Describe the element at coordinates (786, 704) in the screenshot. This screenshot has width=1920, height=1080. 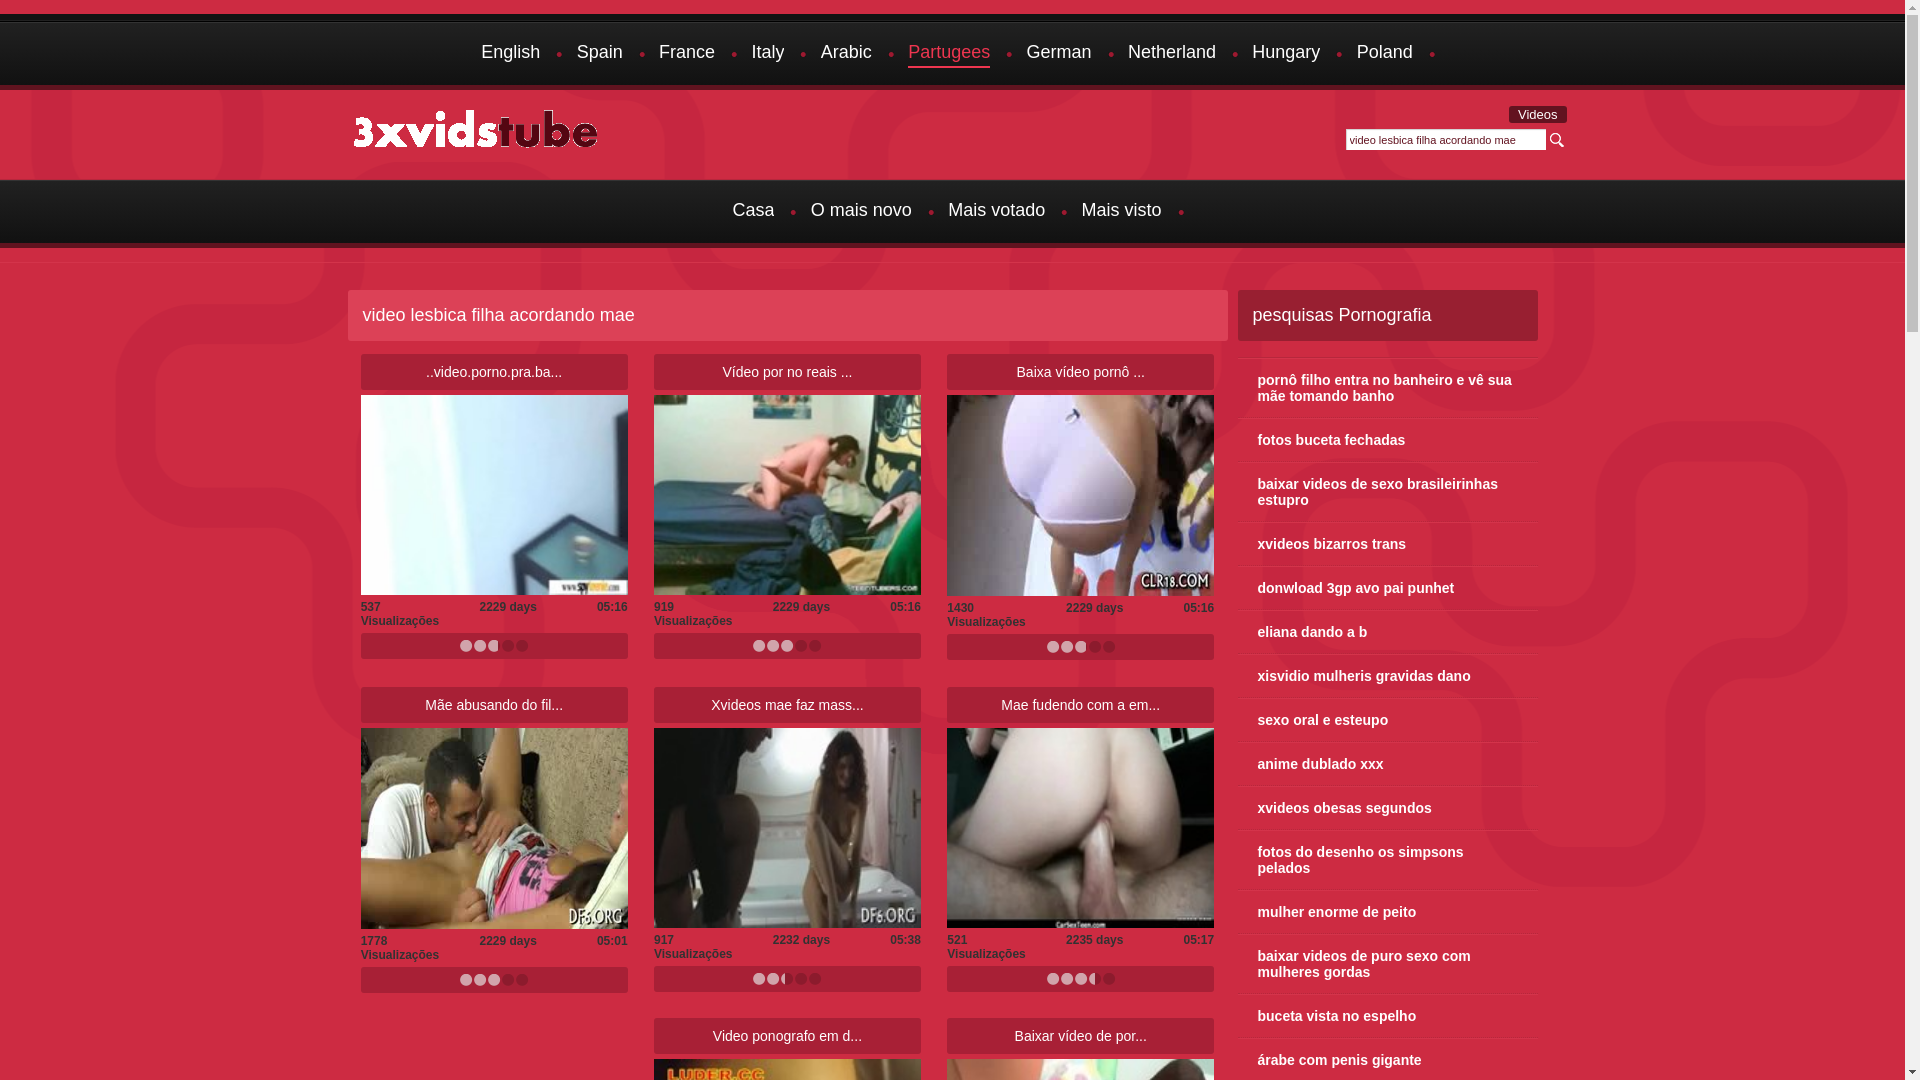
I see `'Xvideos mae faz mass...'` at that location.